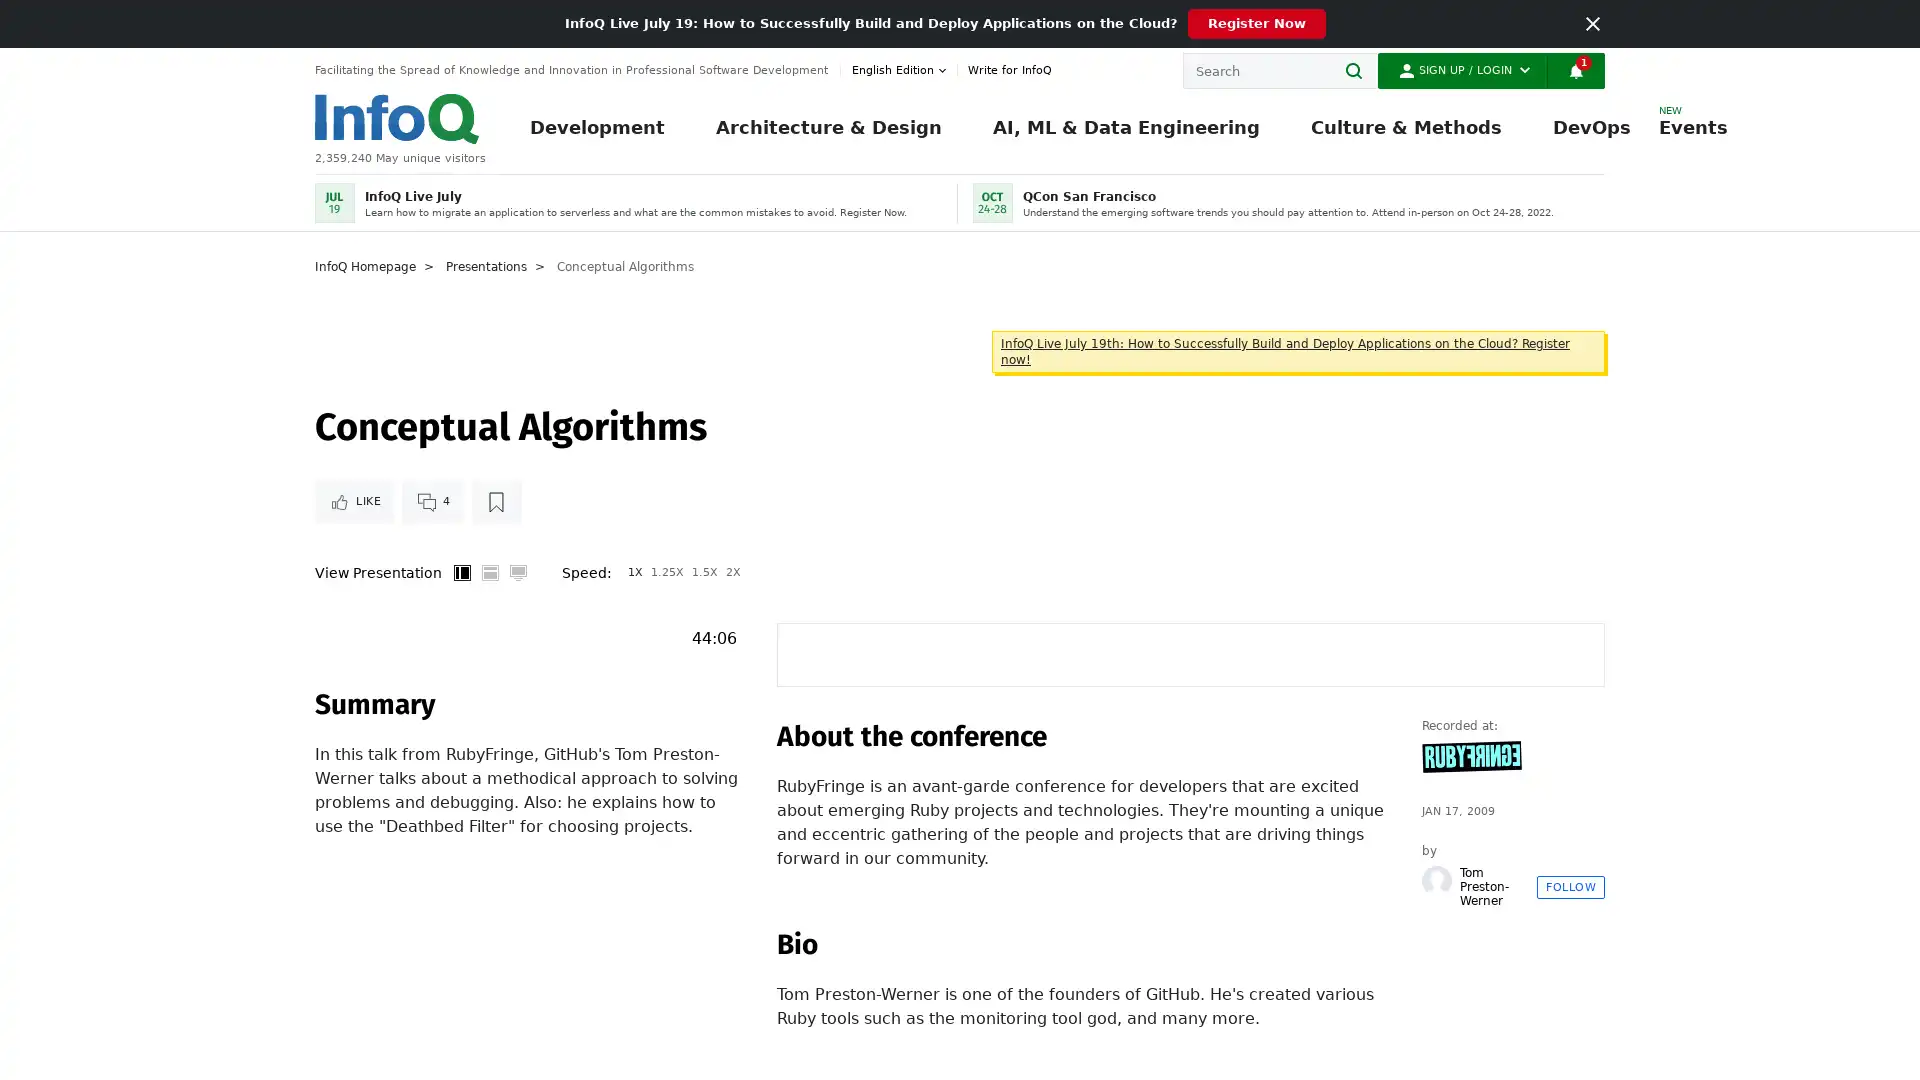 The width and height of the screenshot is (1920, 1080). Describe the element at coordinates (901, 69) in the screenshot. I see `English edition` at that location.